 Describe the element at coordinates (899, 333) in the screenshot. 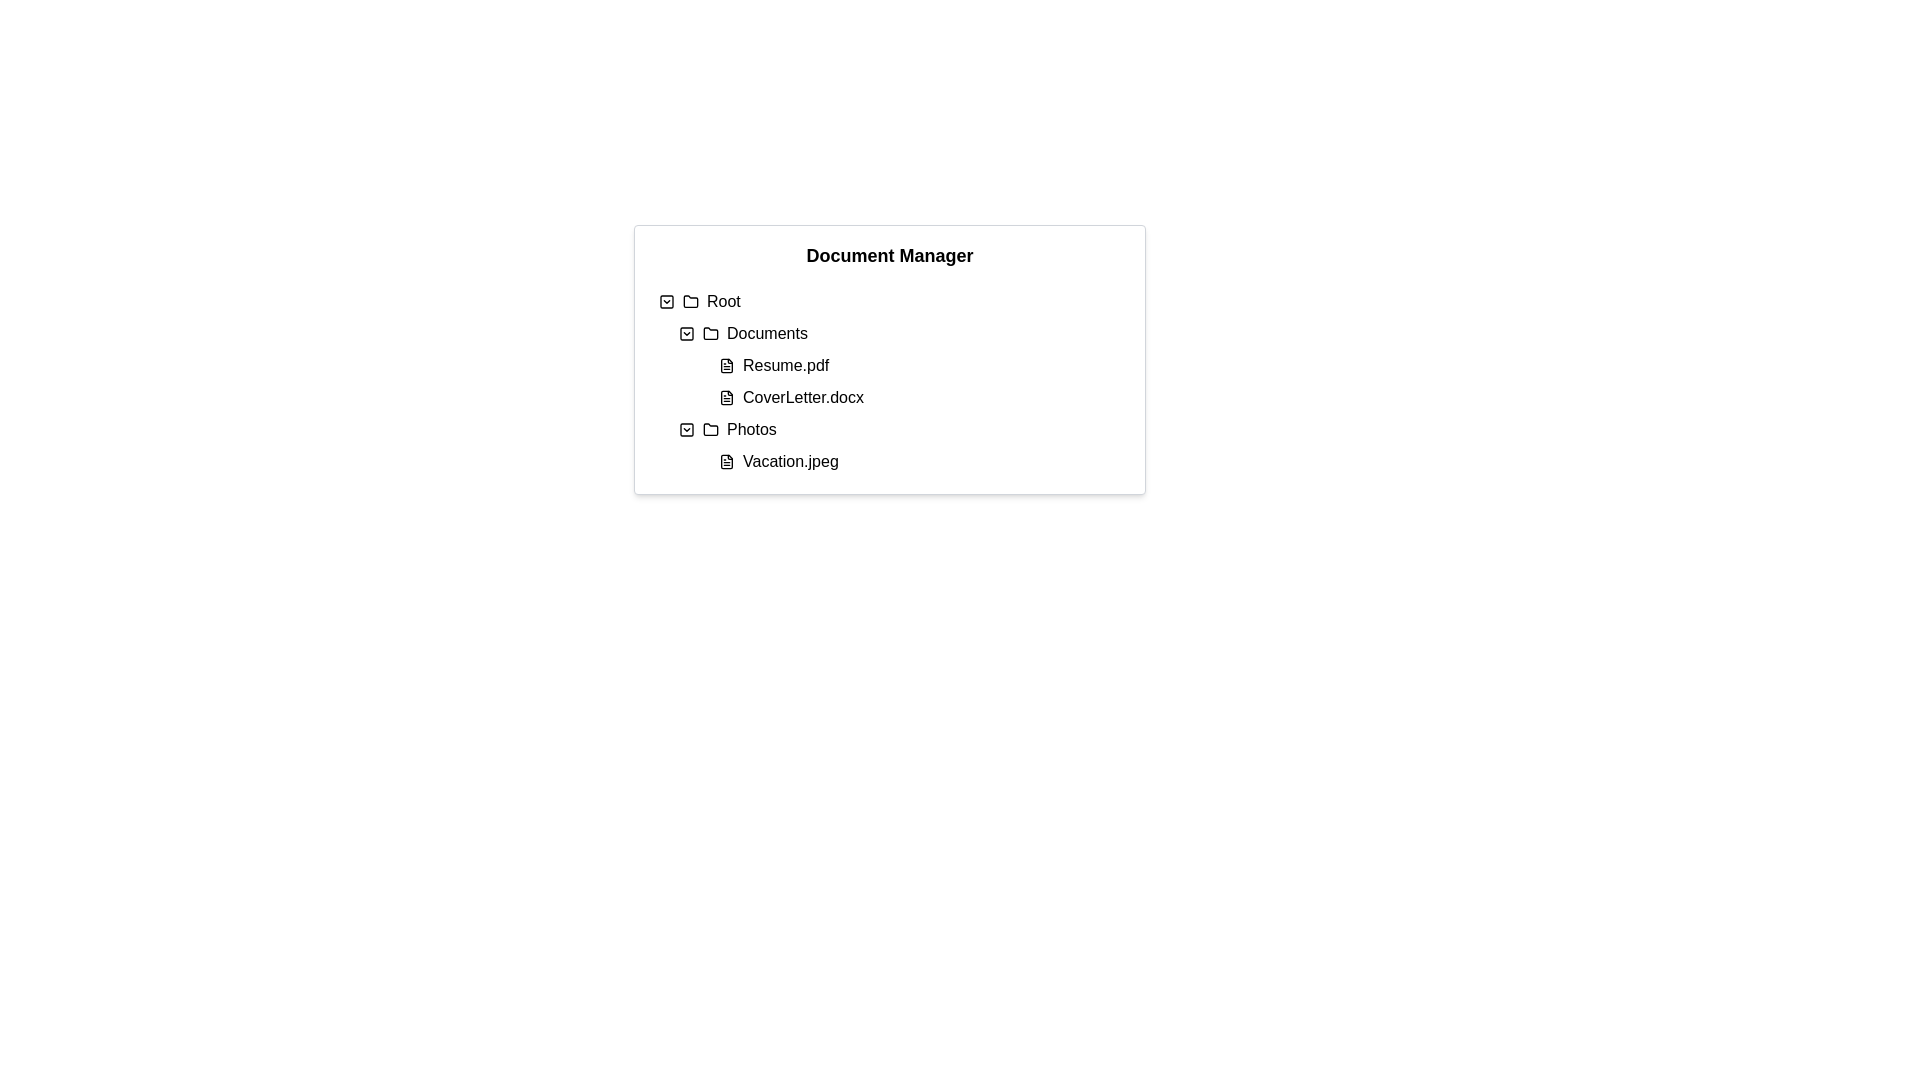

I see `the Interactive folder node` at that location.